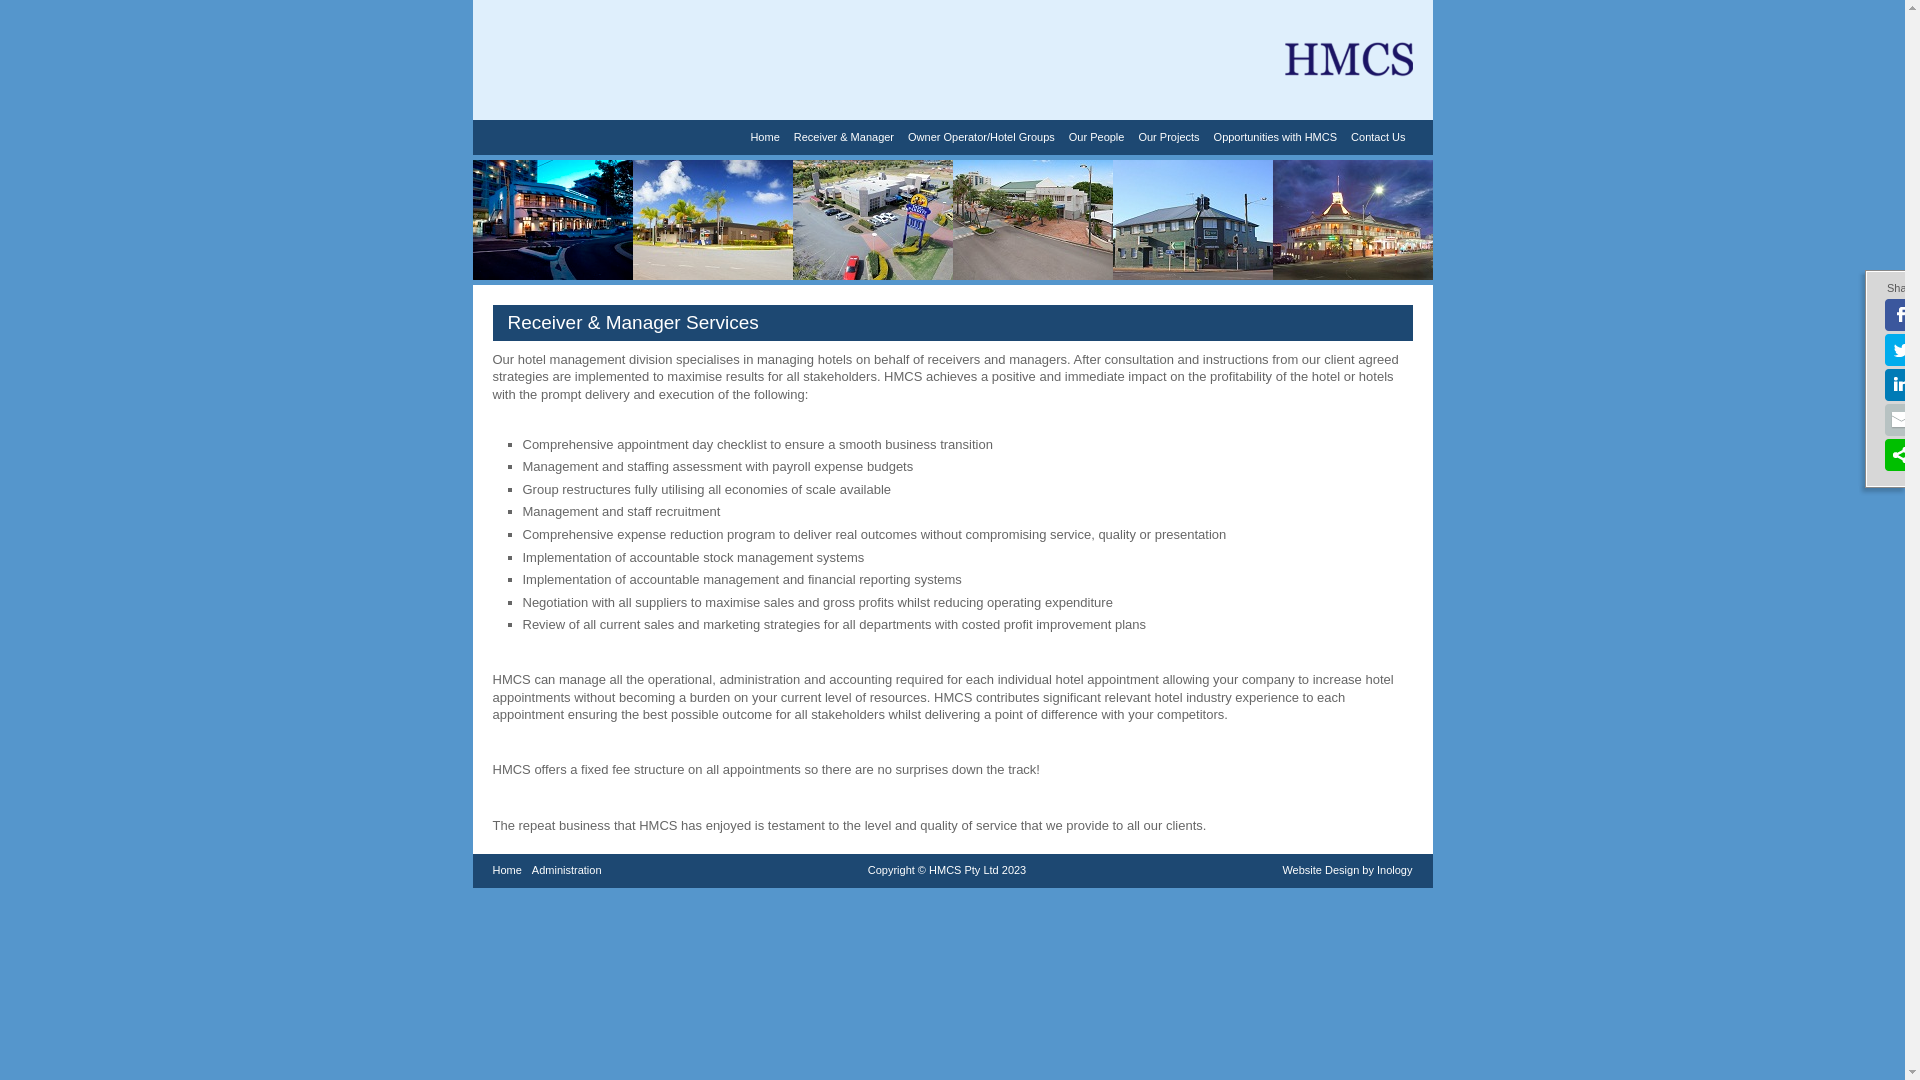 This screenshot has height=1080, width=1920. I want to click on 'Home', so click(491, 870).